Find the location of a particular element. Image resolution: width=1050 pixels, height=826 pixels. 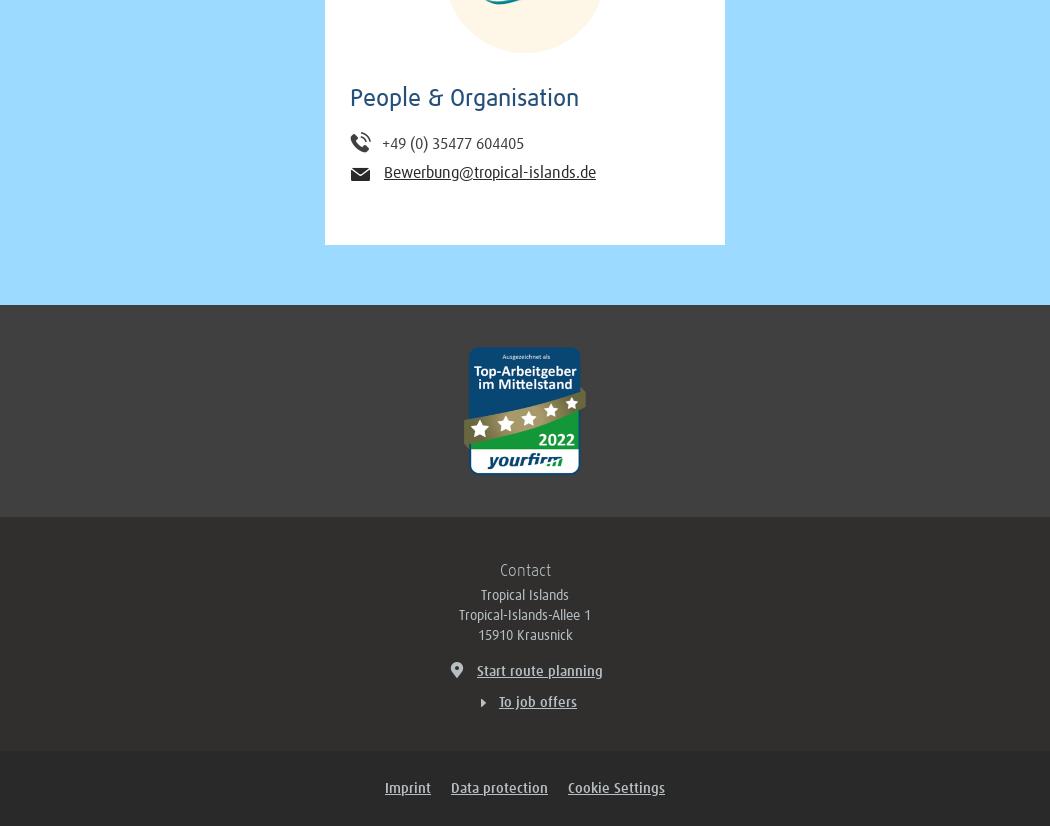

'Contact' is located at coordinates (523, 570).